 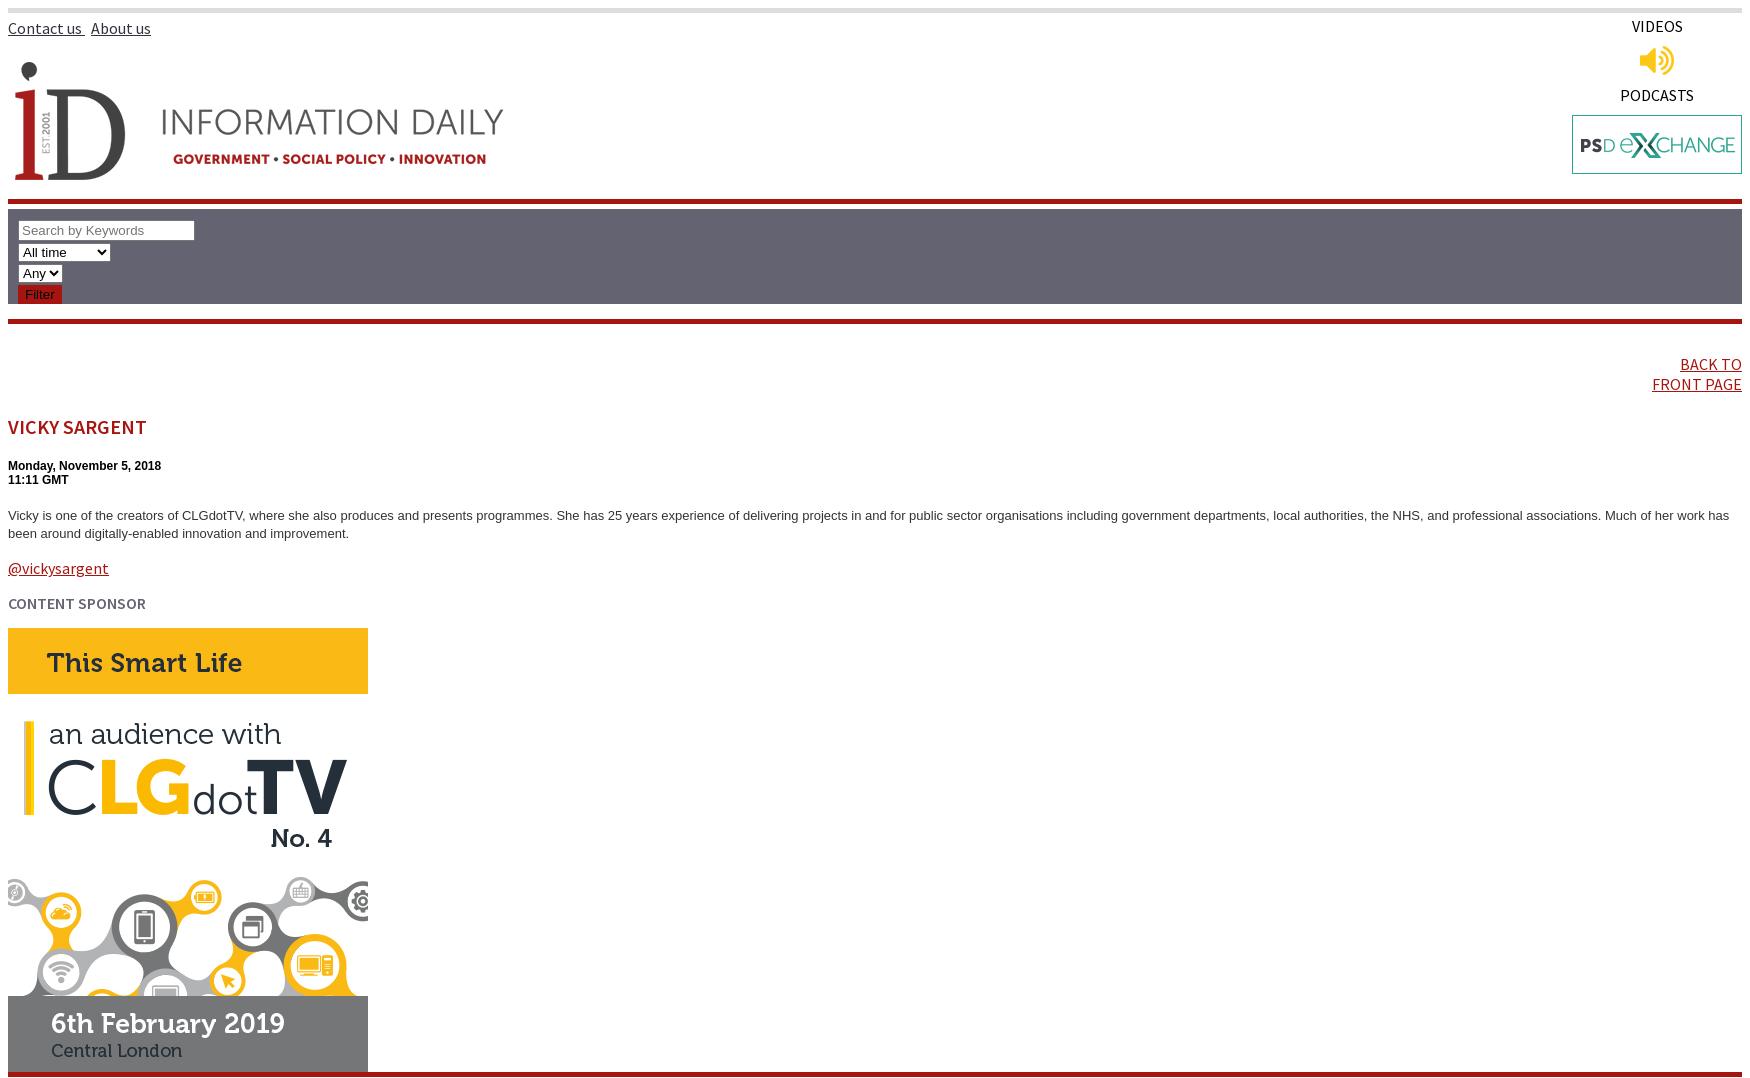 What do you see at coordinates (1696, 383) in the screenshot?
I see `'FRONT PAGE'` at bounding box center [1696, 383].